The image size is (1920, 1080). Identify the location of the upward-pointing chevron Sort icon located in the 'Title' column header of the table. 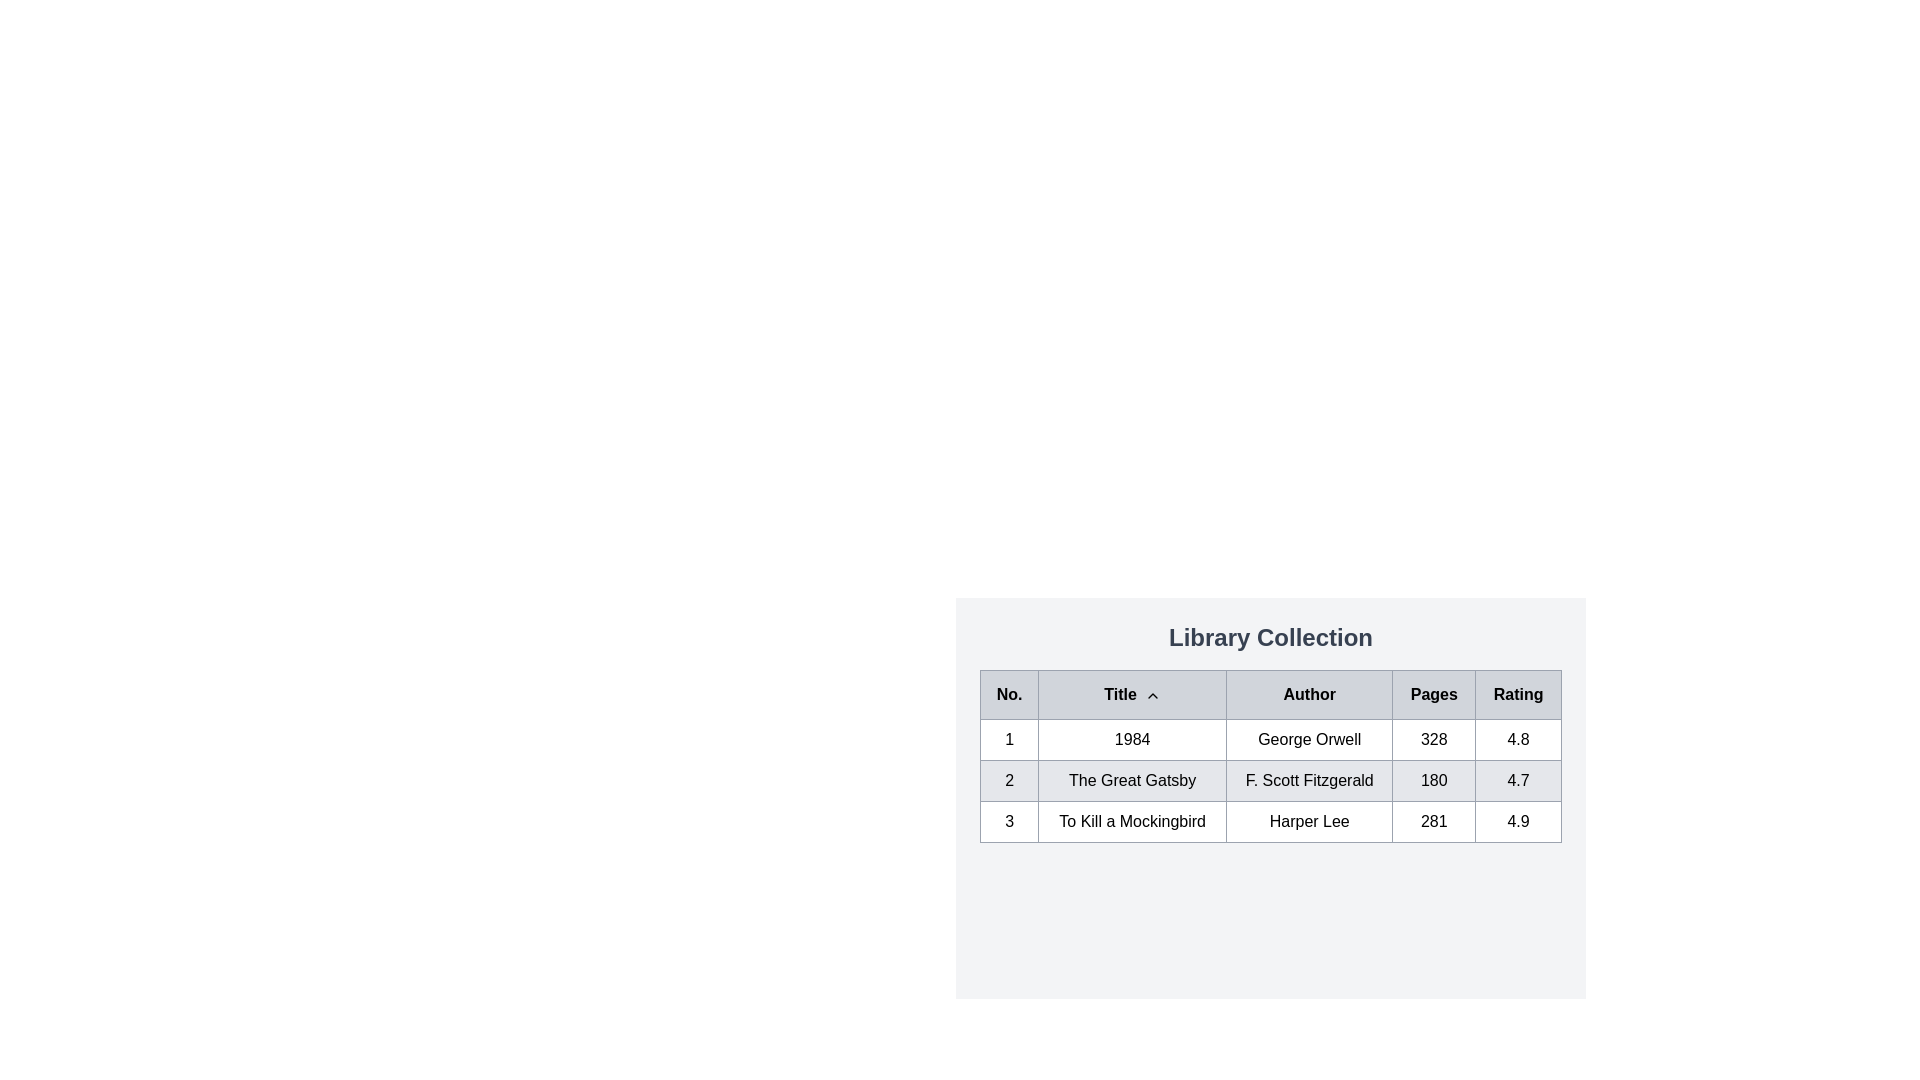
(1152, 693).